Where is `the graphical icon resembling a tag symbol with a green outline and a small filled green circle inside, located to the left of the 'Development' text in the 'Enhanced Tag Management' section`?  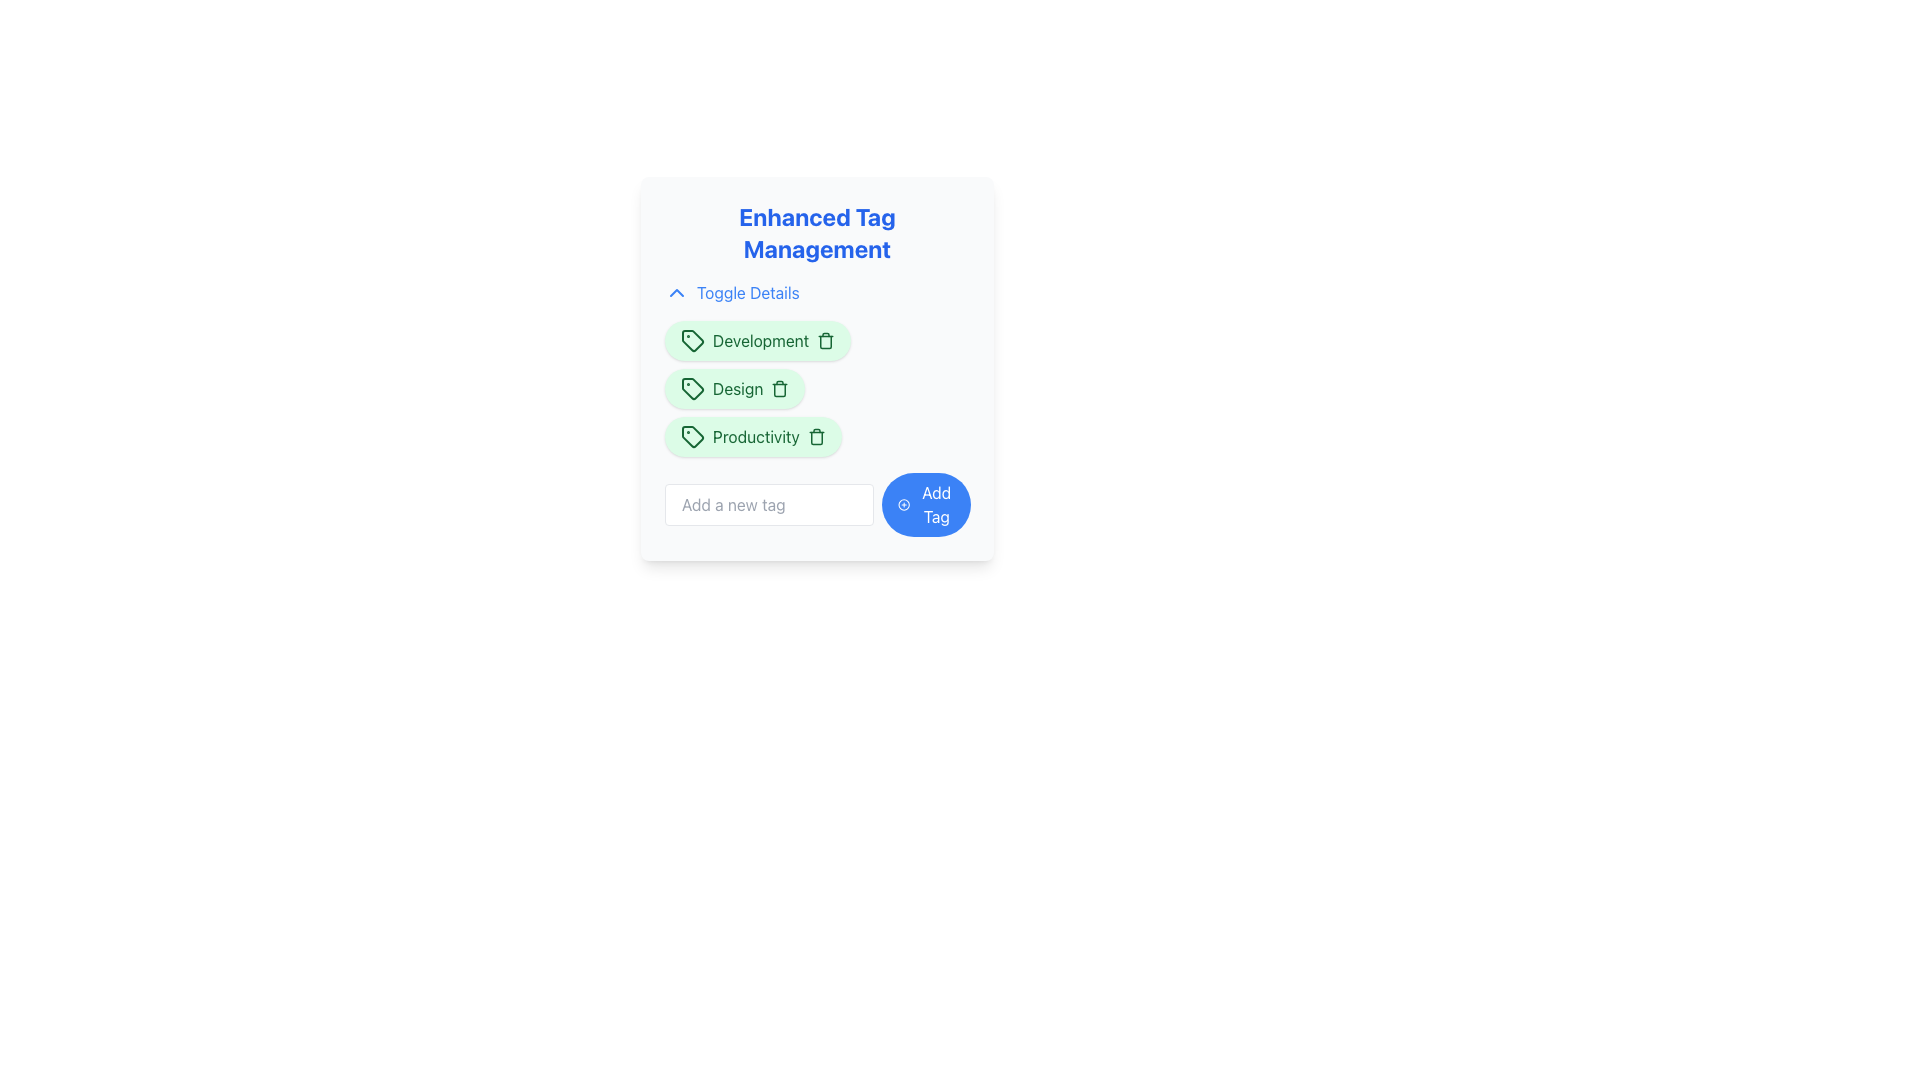 the graphical icon resembling a tag symbol with a green outline and a small filled green circle inside, located to the left of the 'Development' text in the 'Enhanced Tag Management' section is located at coordinates (692, 339).